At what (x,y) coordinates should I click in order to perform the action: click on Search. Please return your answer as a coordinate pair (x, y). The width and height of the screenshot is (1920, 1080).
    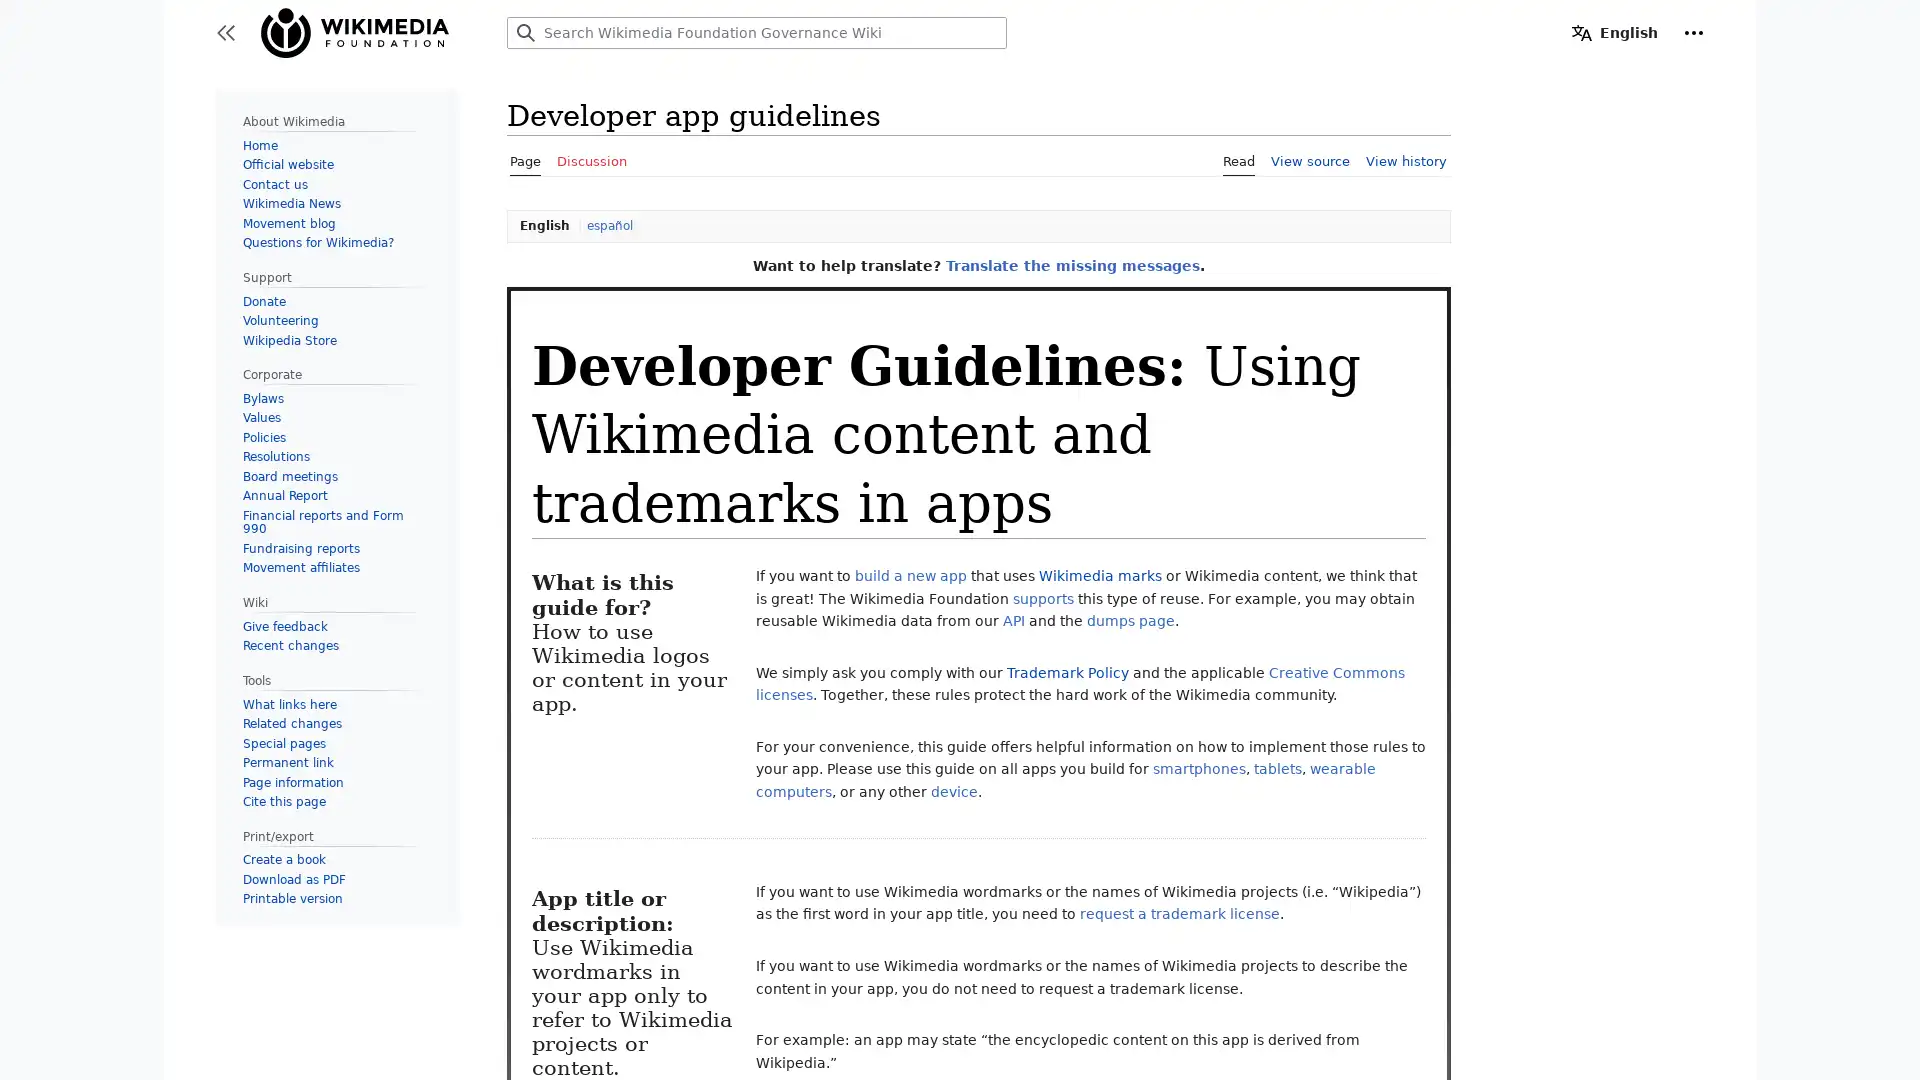
    Looking at the image, I should click on (526, 33).